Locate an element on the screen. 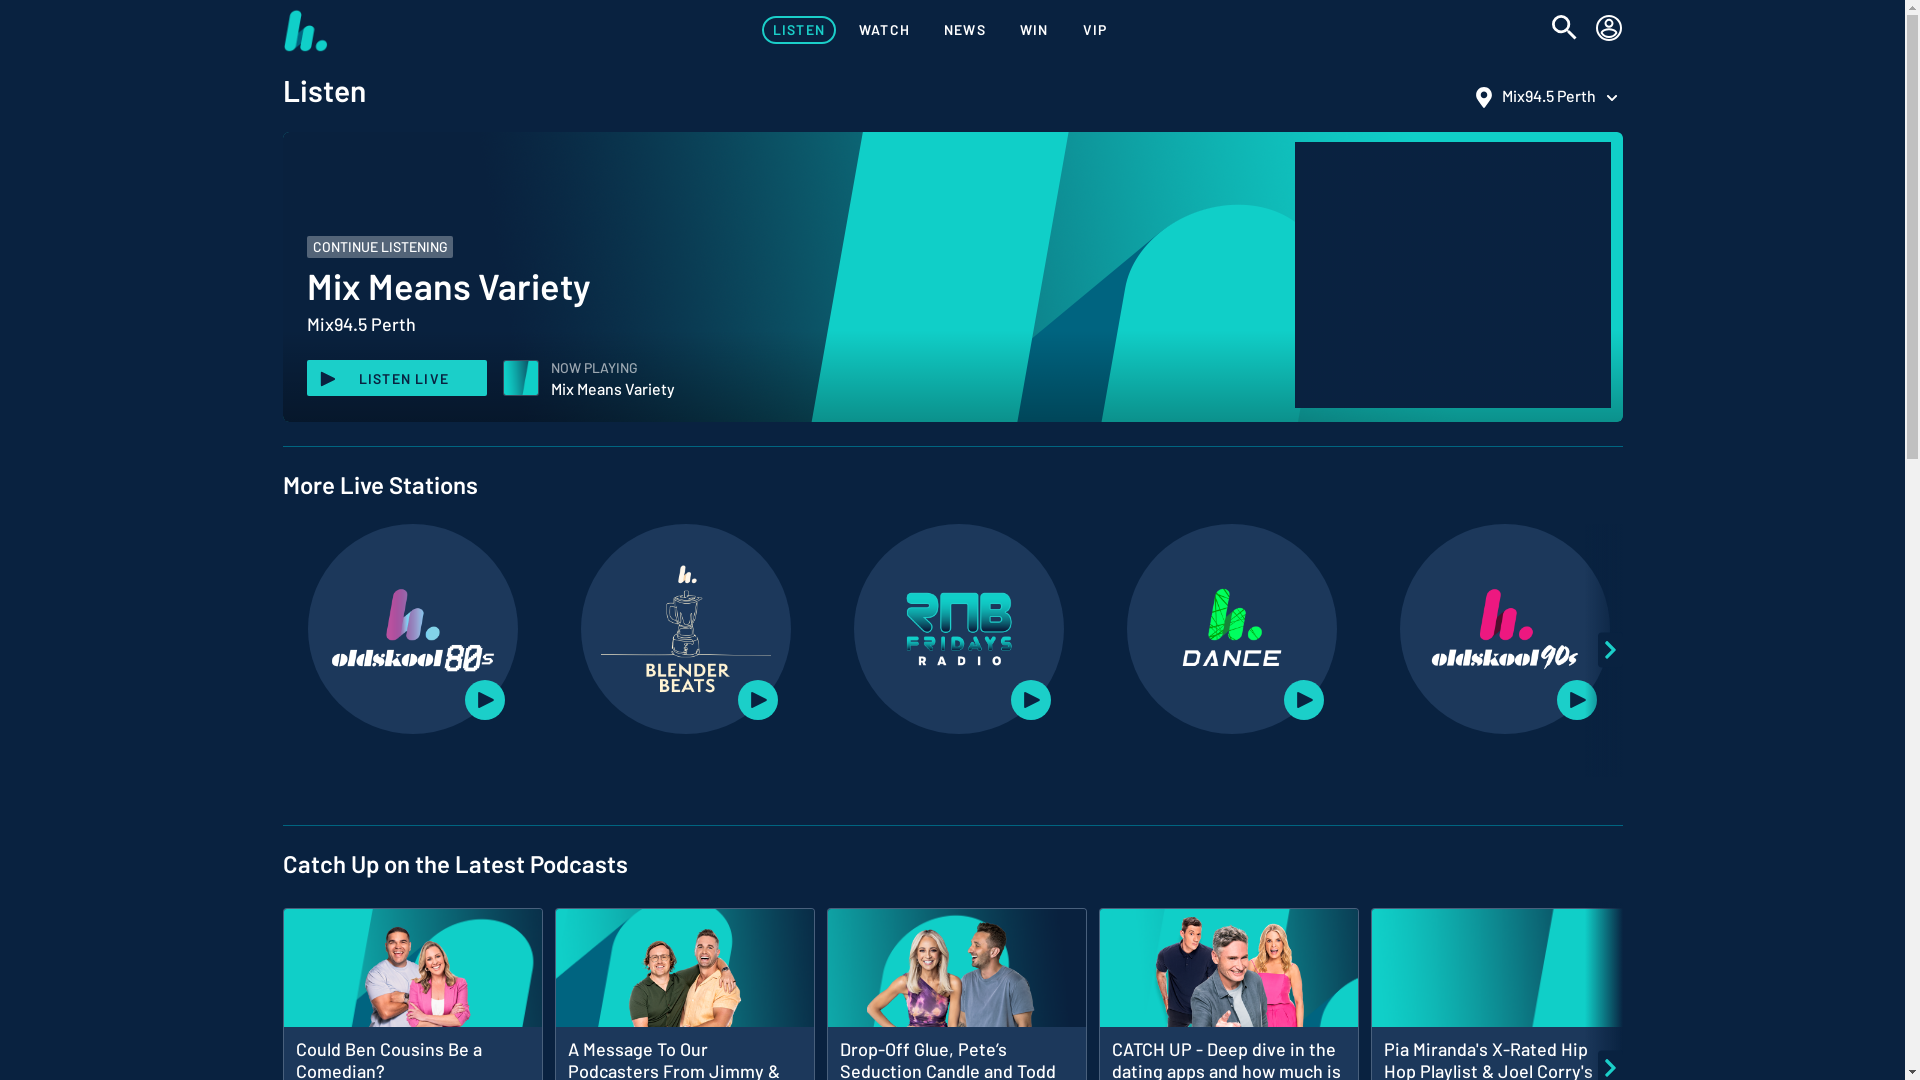 Image resolution: width=1920 pixels, height=1080 pixels. 'Oldskool 90s Hits' is located at coordinates (1419, 627).